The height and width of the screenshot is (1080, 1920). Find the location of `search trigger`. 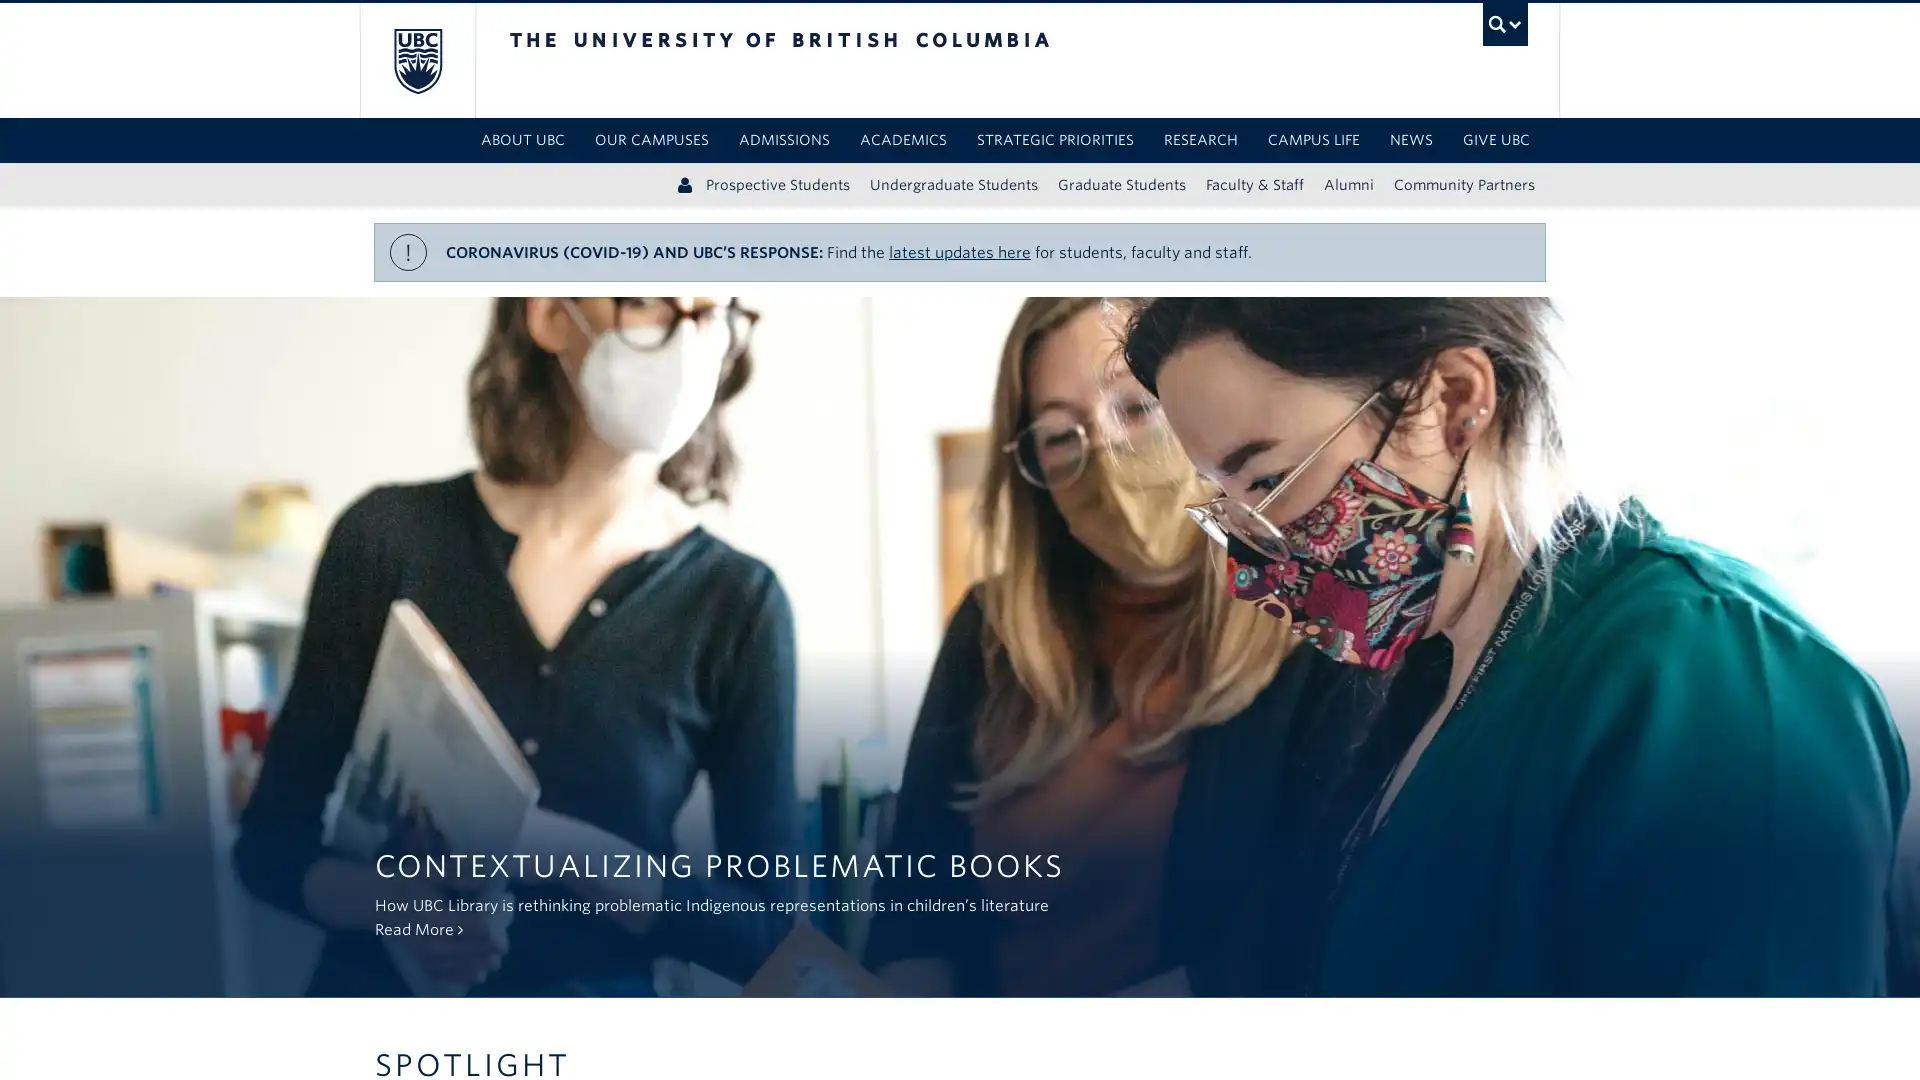

search trigger is located at coordinates (1504, 24).